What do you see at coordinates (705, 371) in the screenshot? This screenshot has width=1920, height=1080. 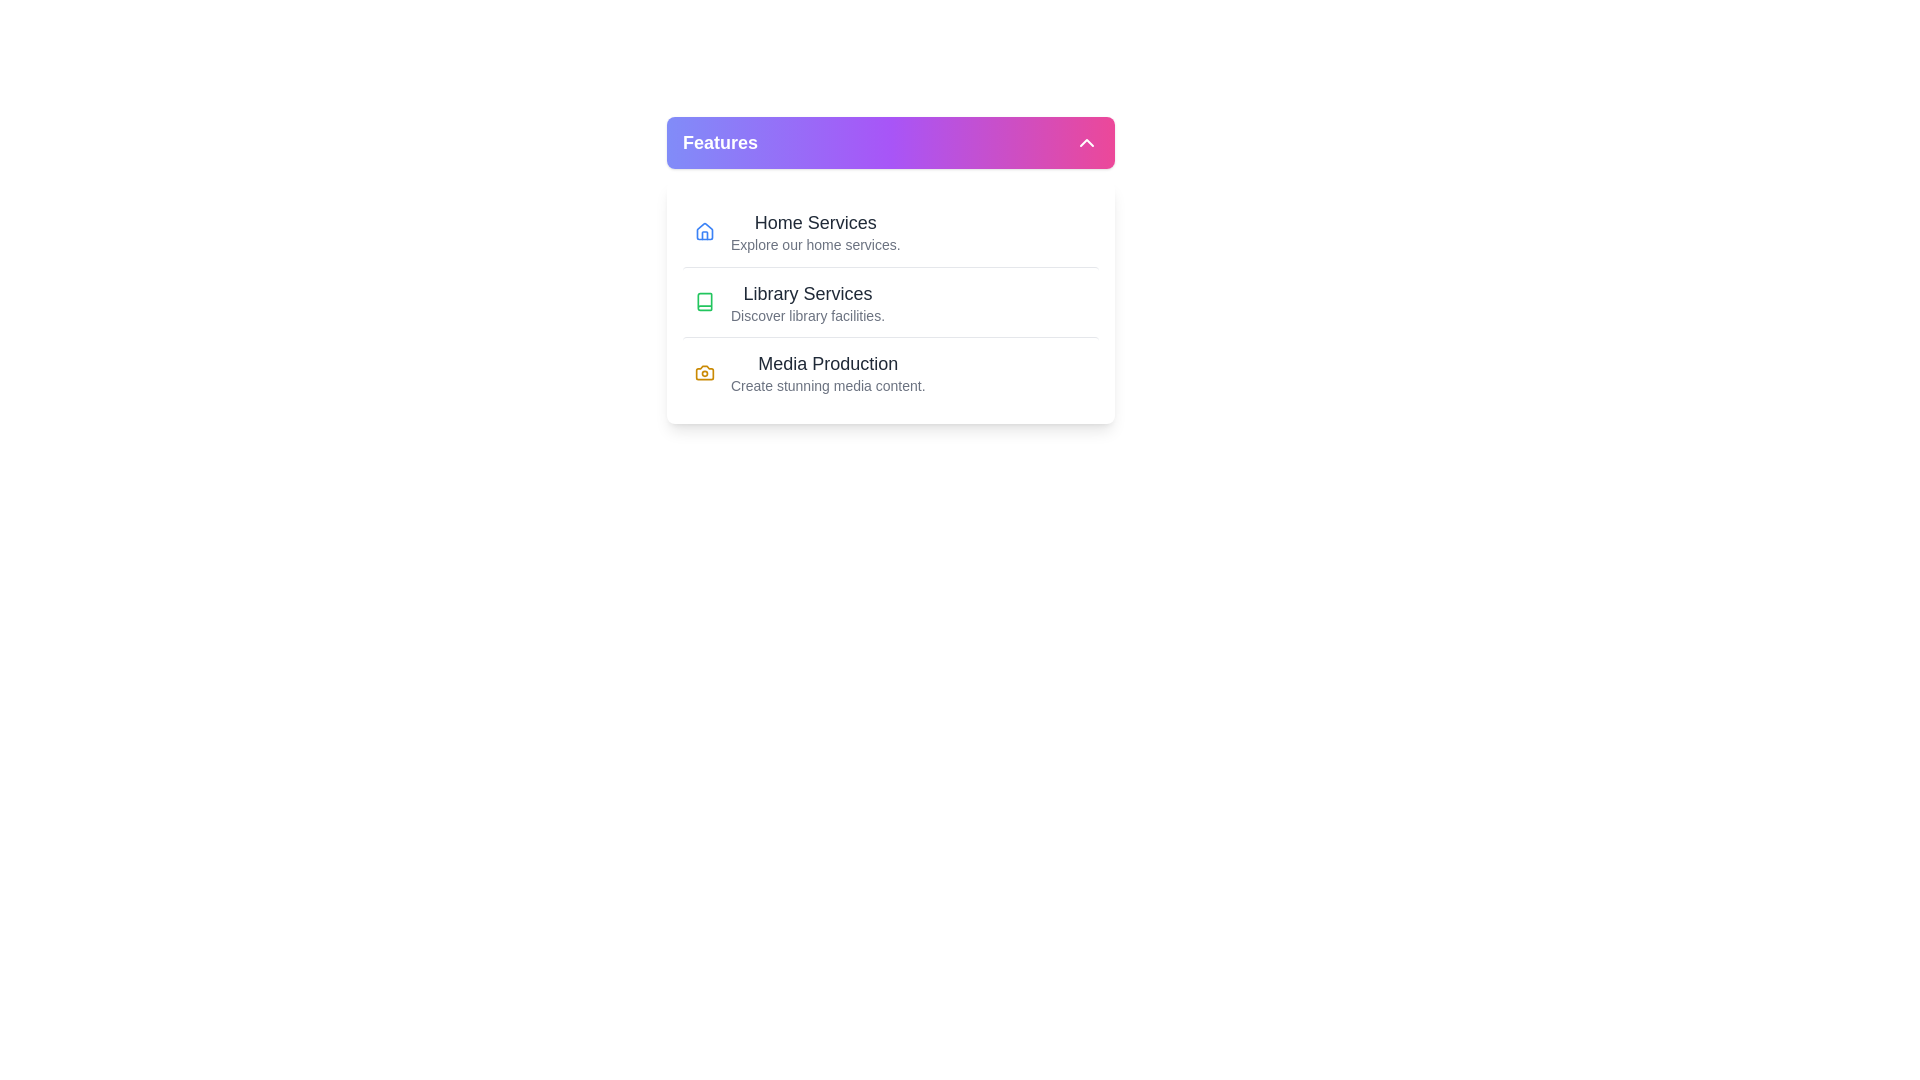 I see `the yellow camera icon, which is the third item in the 'Media Production' list, positioned to the left of its text label in the dropdown menu` at bounding box center [705, 371].